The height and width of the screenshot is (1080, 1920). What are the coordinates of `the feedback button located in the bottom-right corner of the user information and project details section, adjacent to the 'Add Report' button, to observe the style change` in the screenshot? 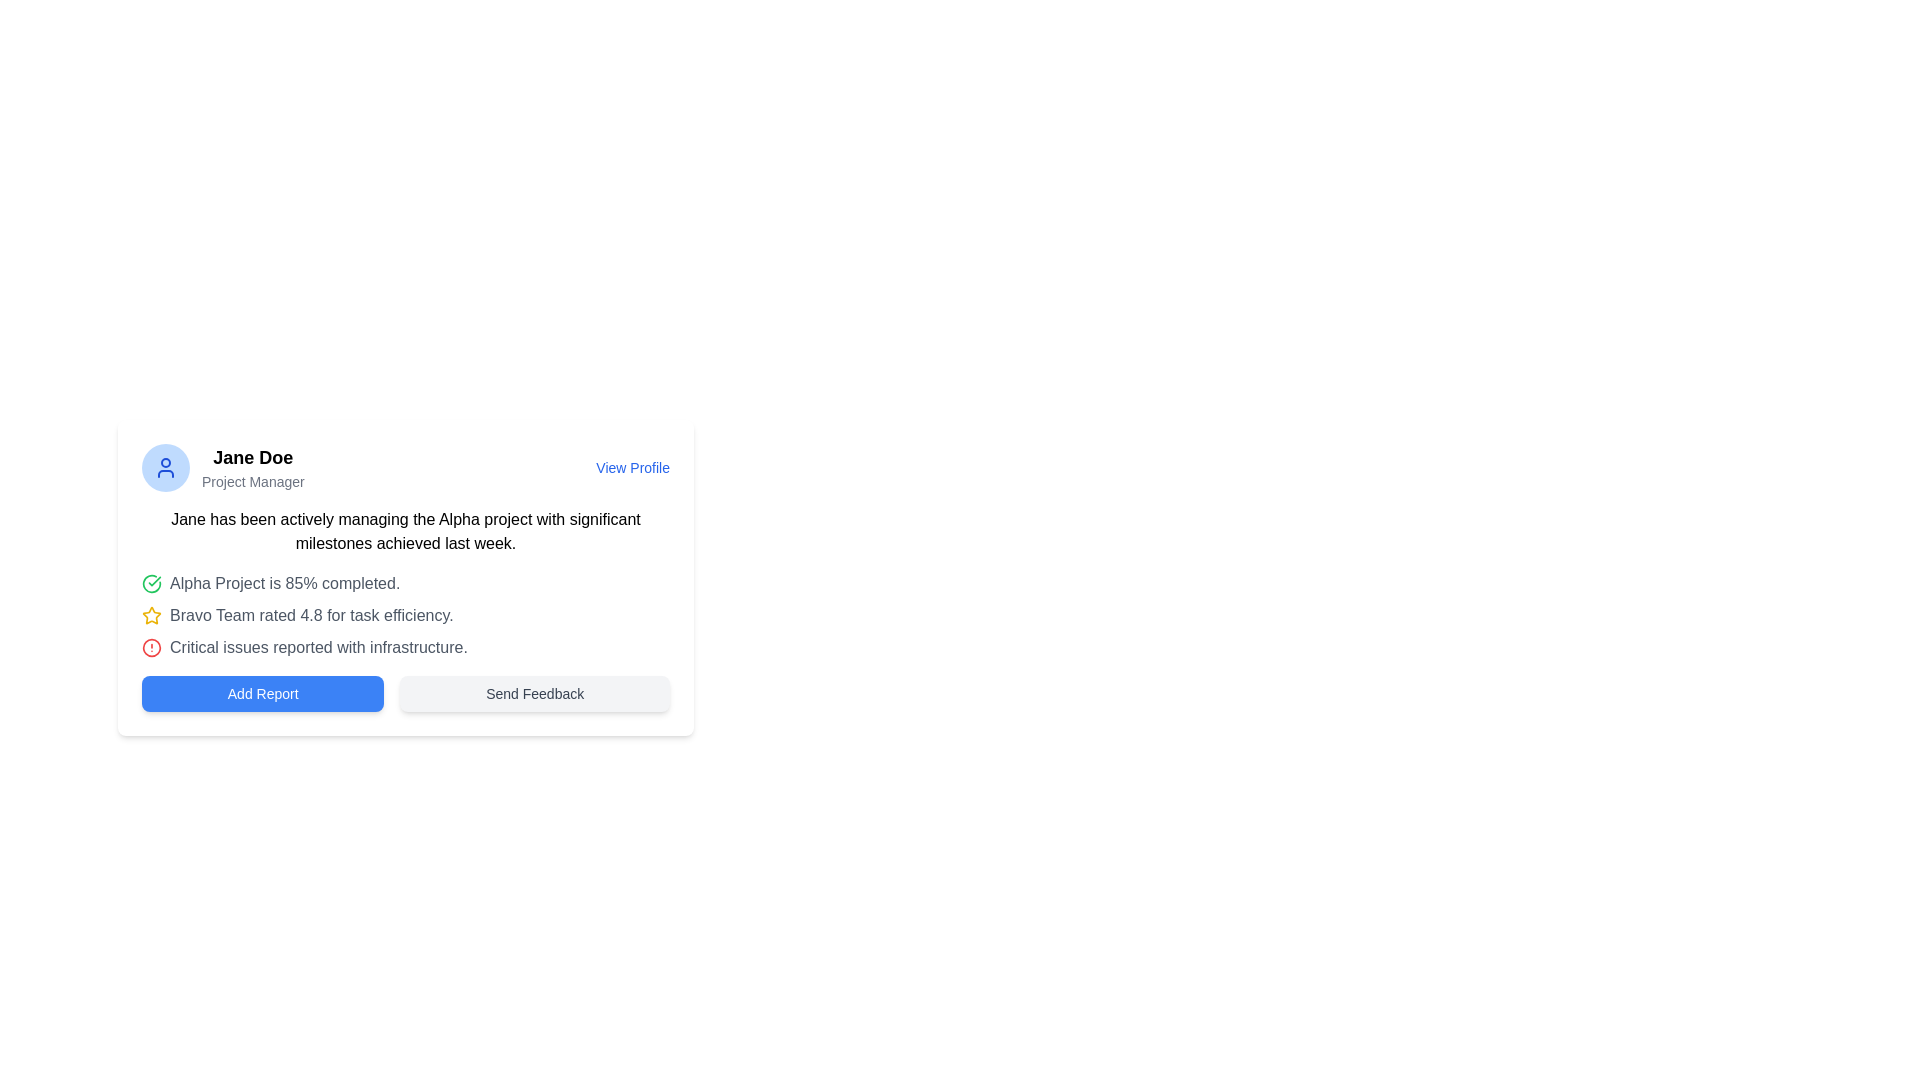 It's located at (535, 693).